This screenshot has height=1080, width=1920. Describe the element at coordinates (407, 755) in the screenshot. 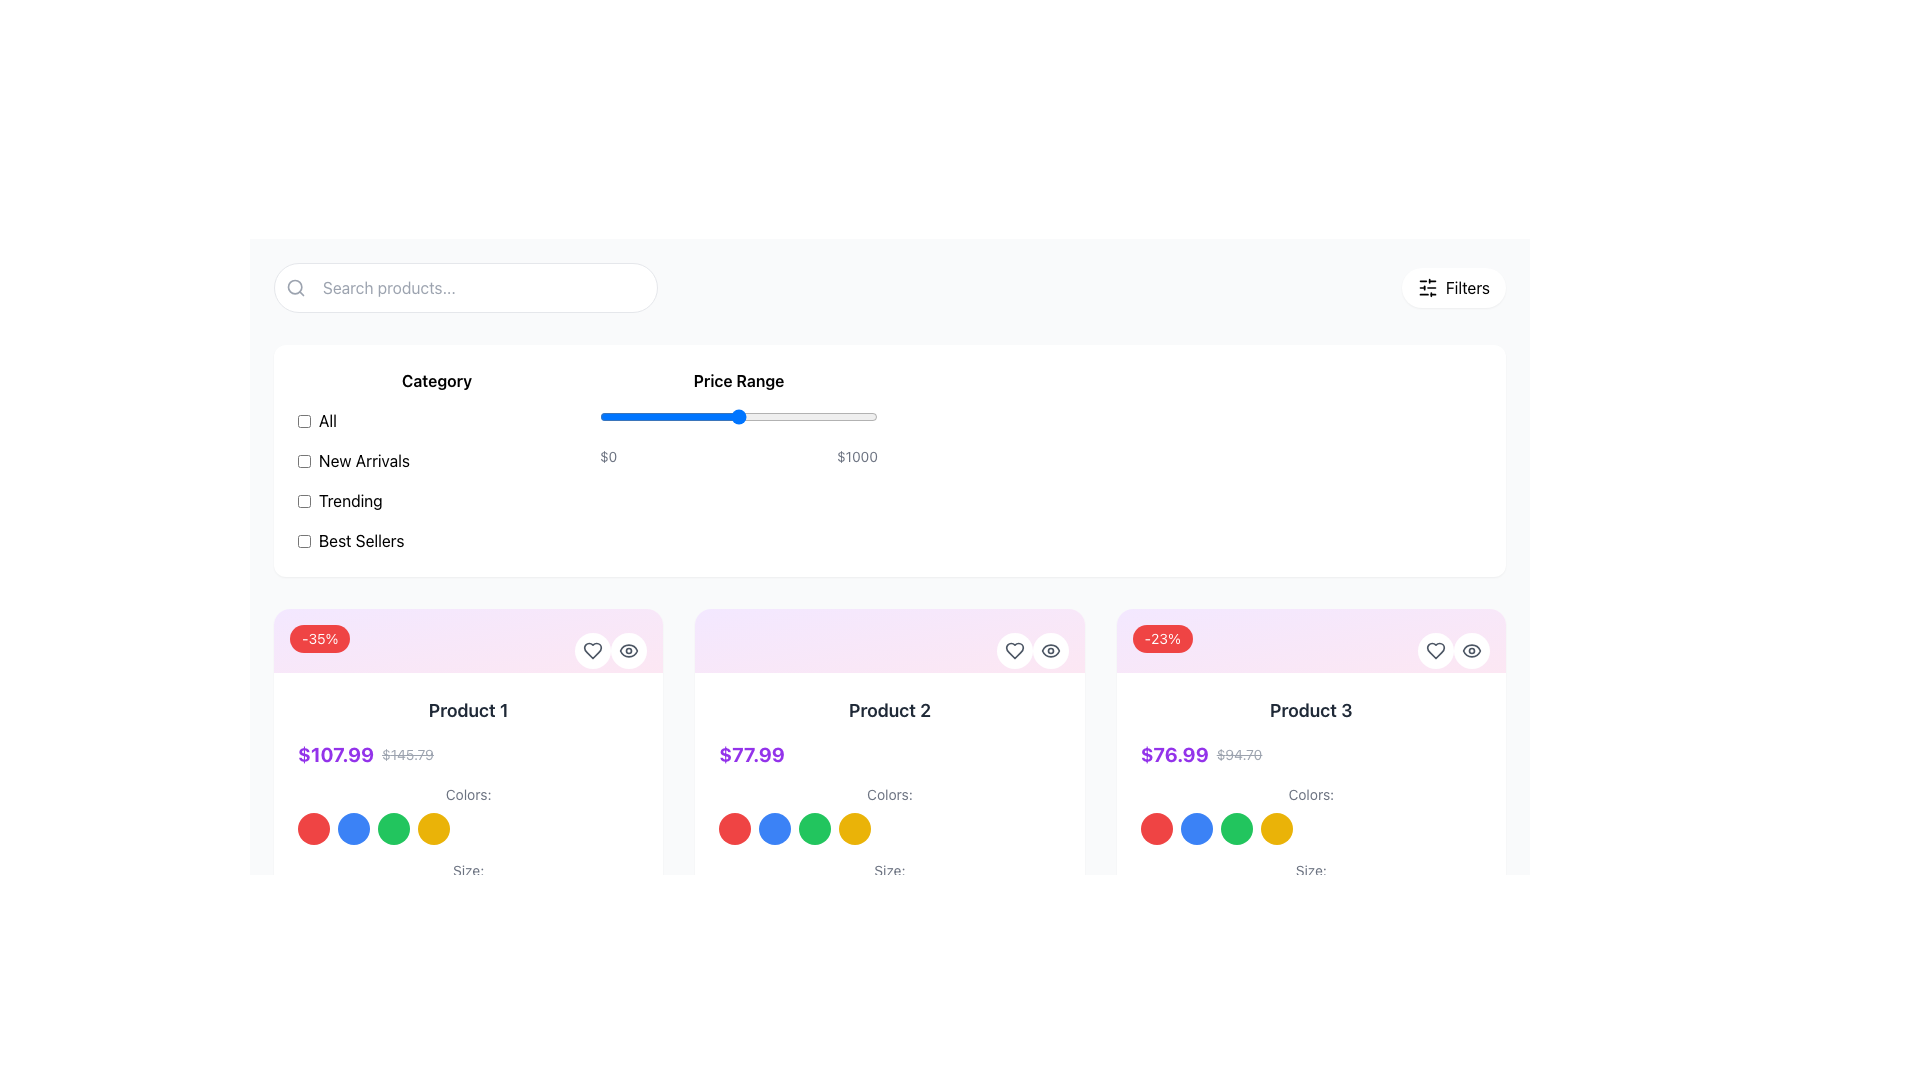

I see `the text label displaying the original price of the product, located within the 'Product 1' card, positioned below the product title and above the color options` at that location.